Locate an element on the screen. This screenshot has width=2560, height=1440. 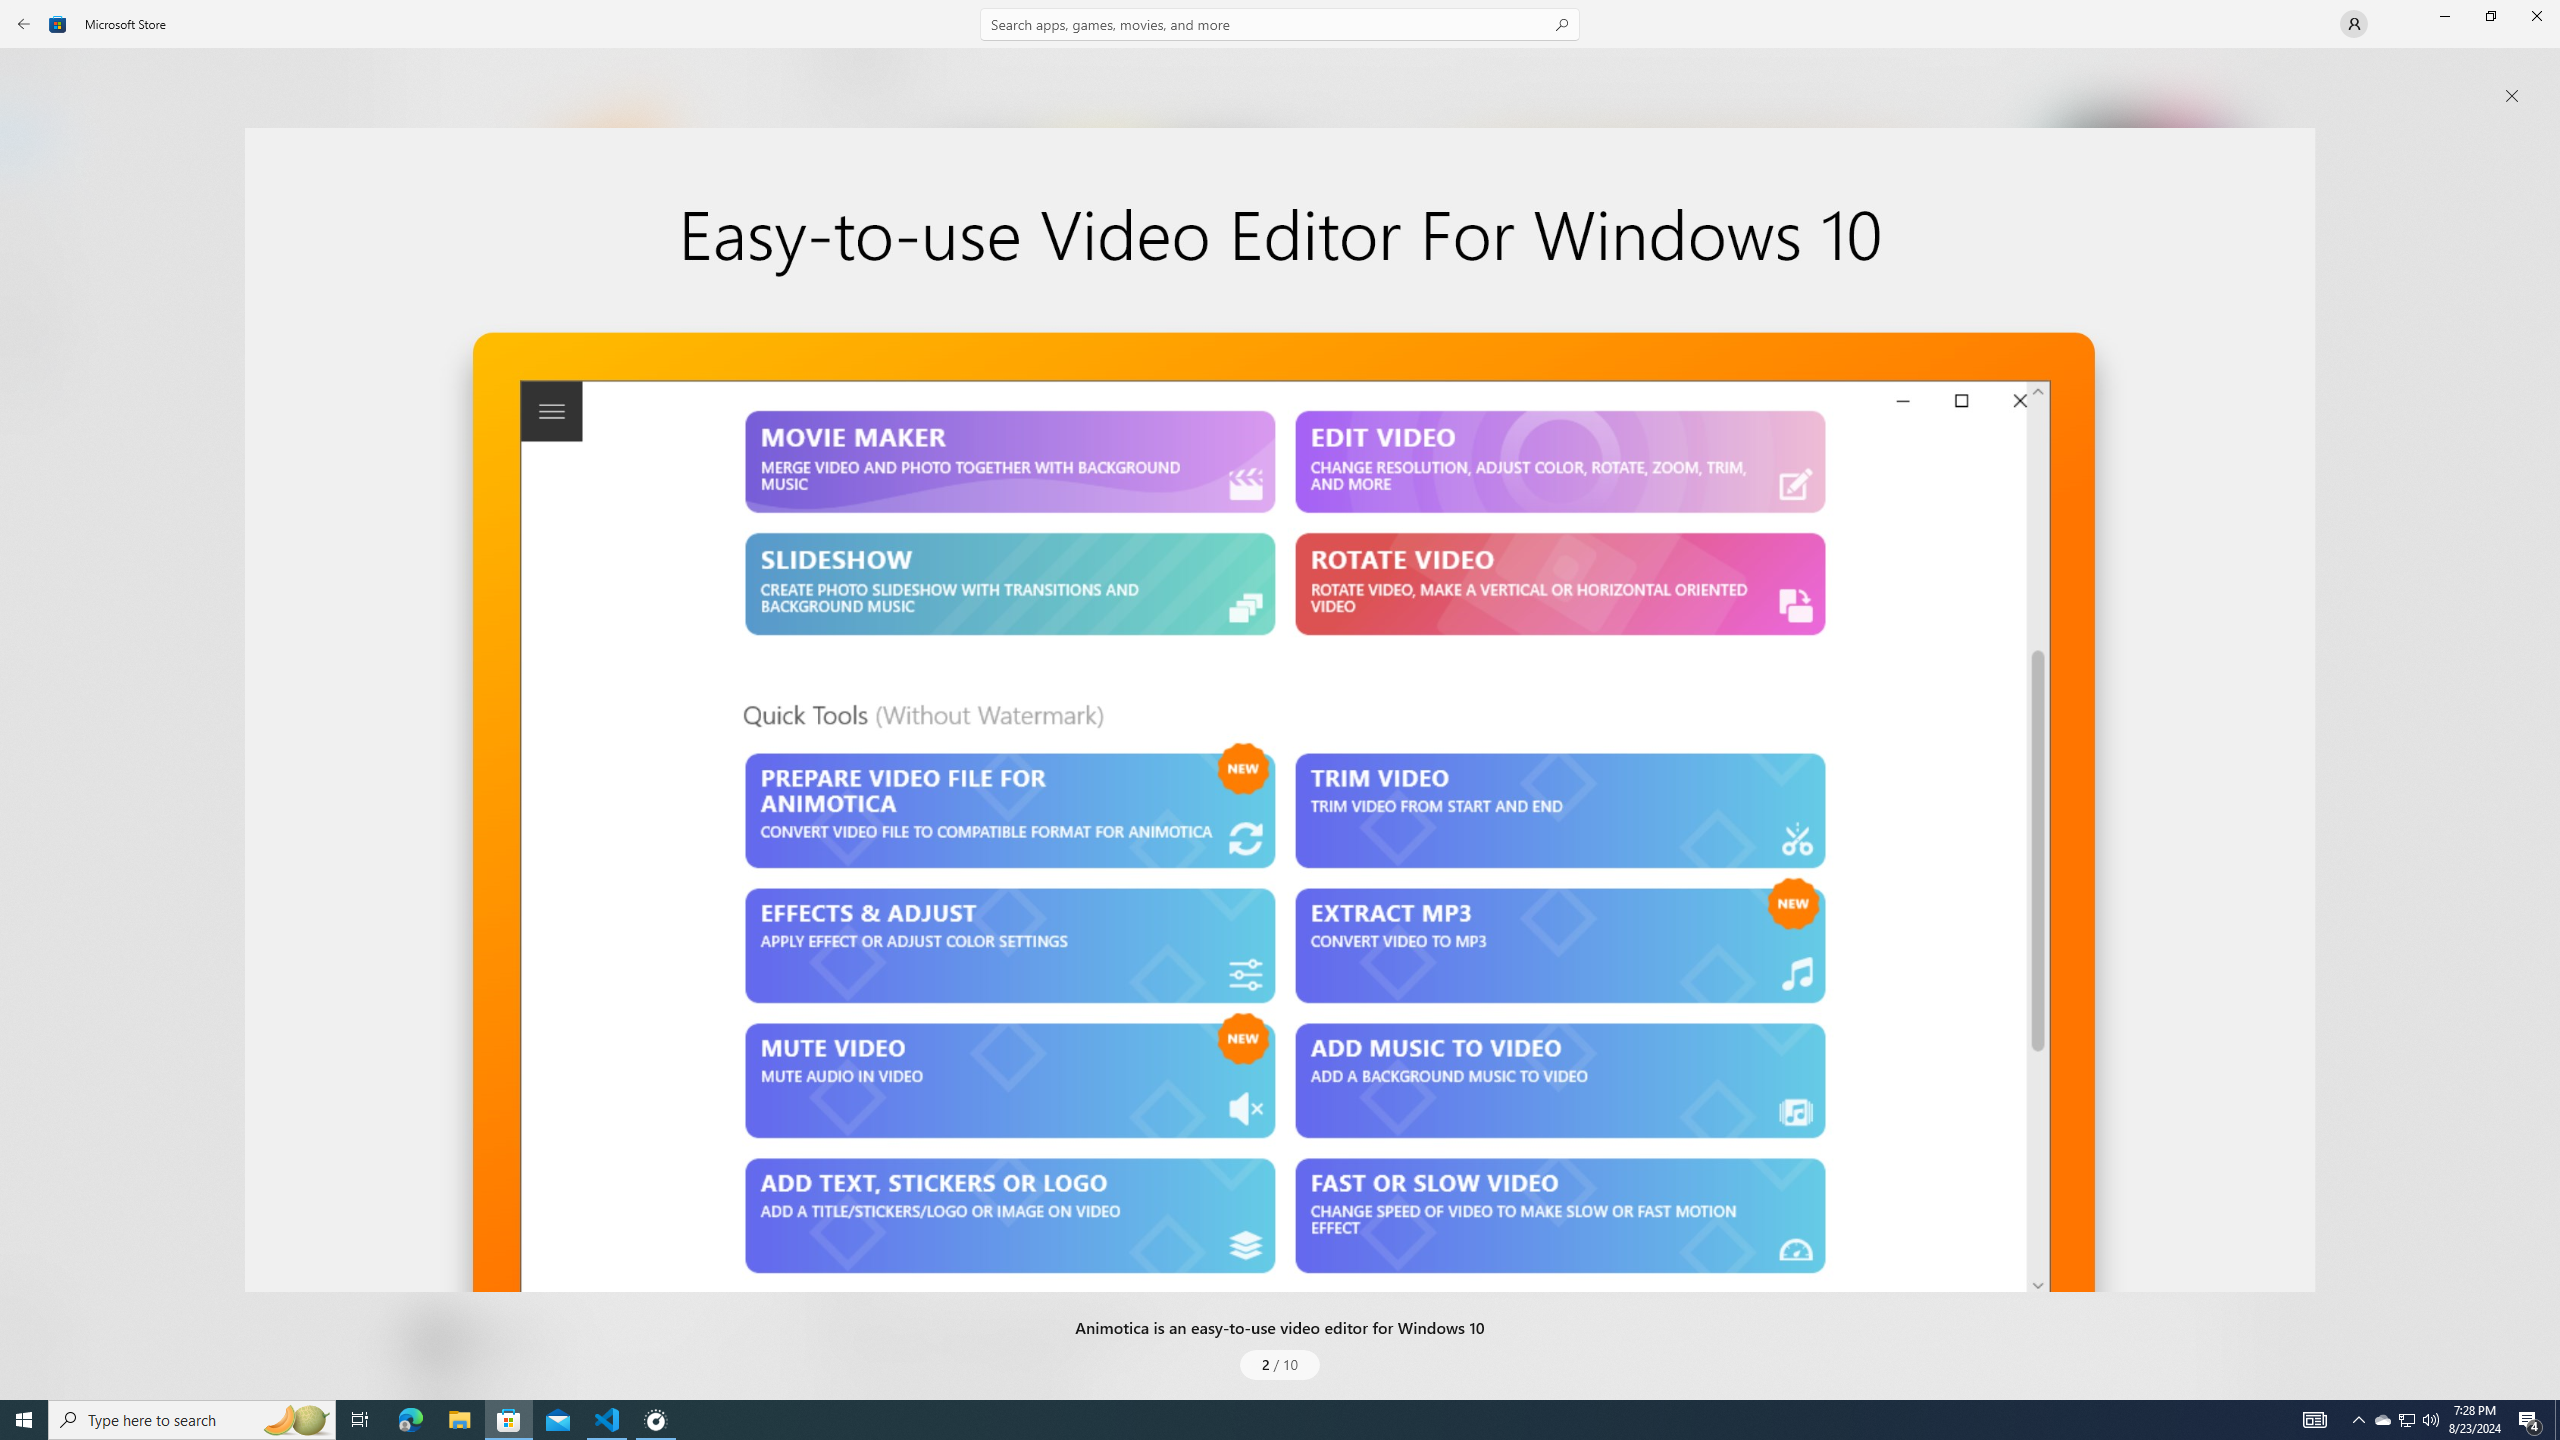
'Close Microsoft Store' is located at coordinates (2535, 15).